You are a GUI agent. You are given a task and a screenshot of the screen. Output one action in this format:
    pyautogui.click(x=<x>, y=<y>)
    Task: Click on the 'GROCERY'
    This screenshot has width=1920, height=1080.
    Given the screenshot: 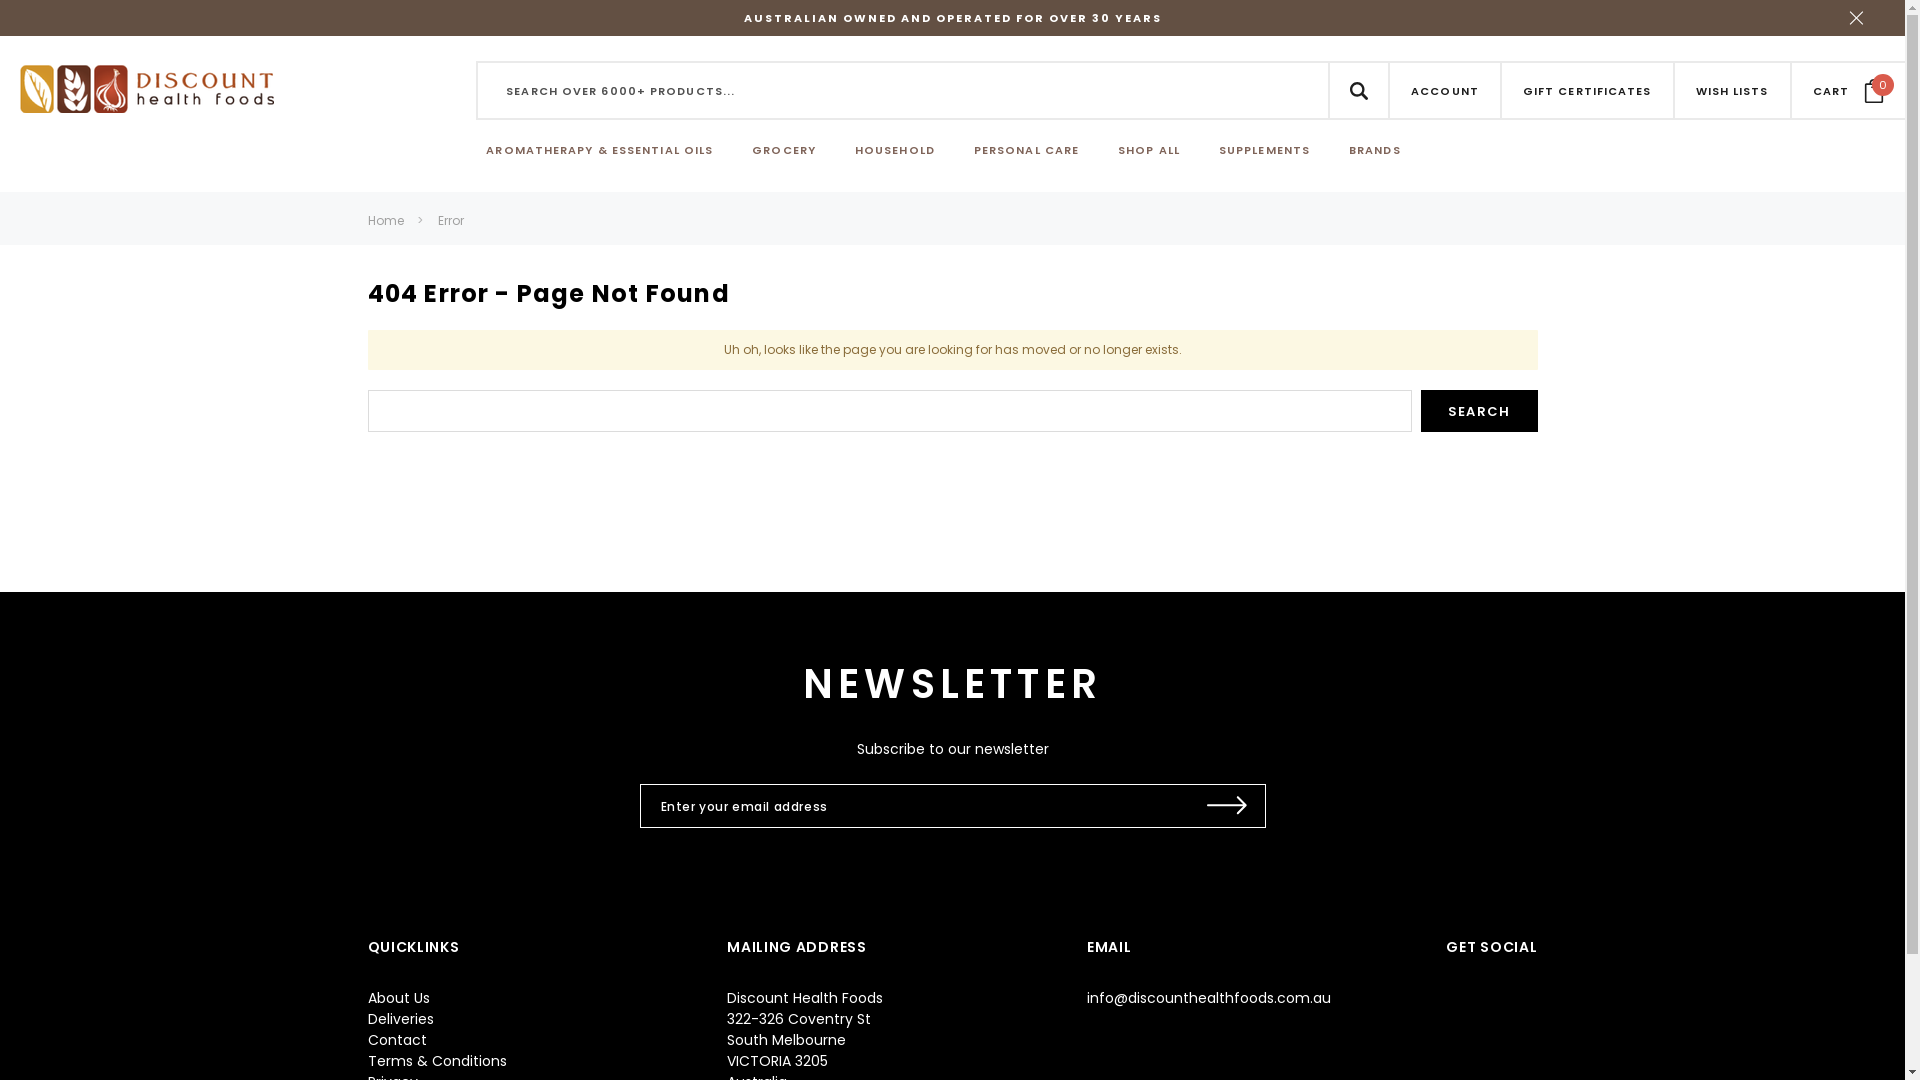 What is the action you would take?
    pyautogui.click(x=782, y=149)
    